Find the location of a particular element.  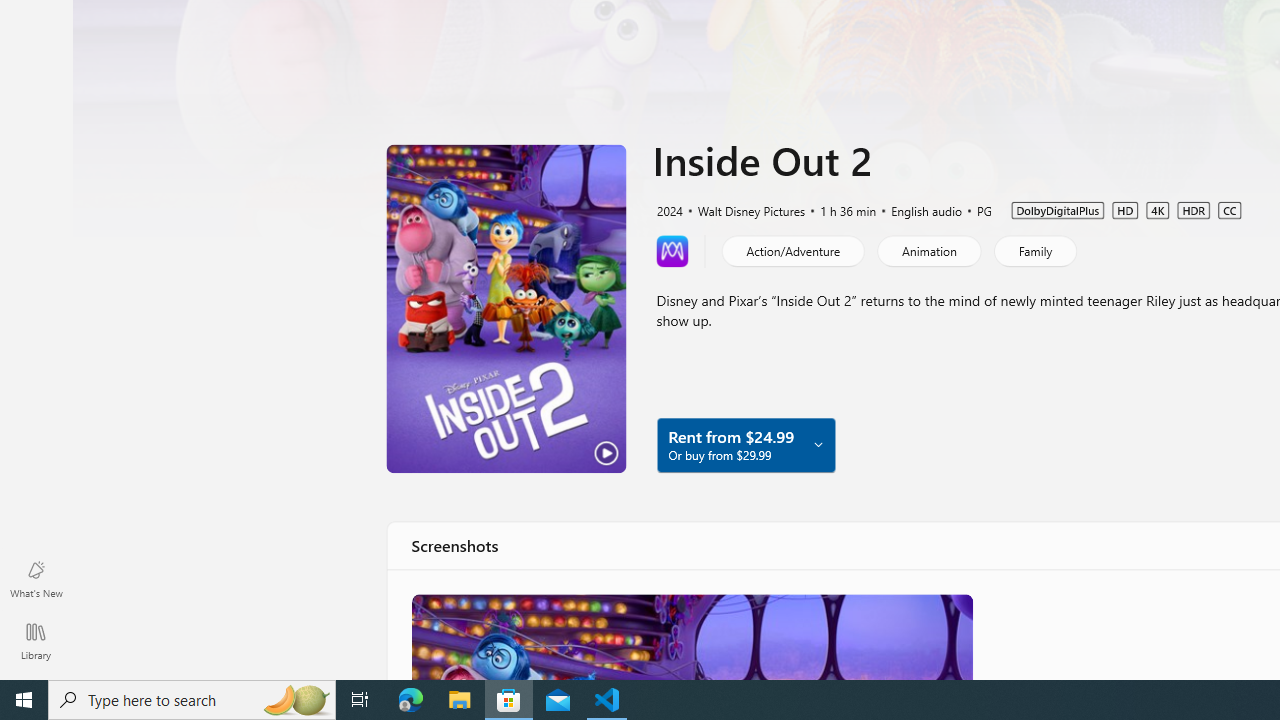

'PG' is located at coordinates (975, 209).